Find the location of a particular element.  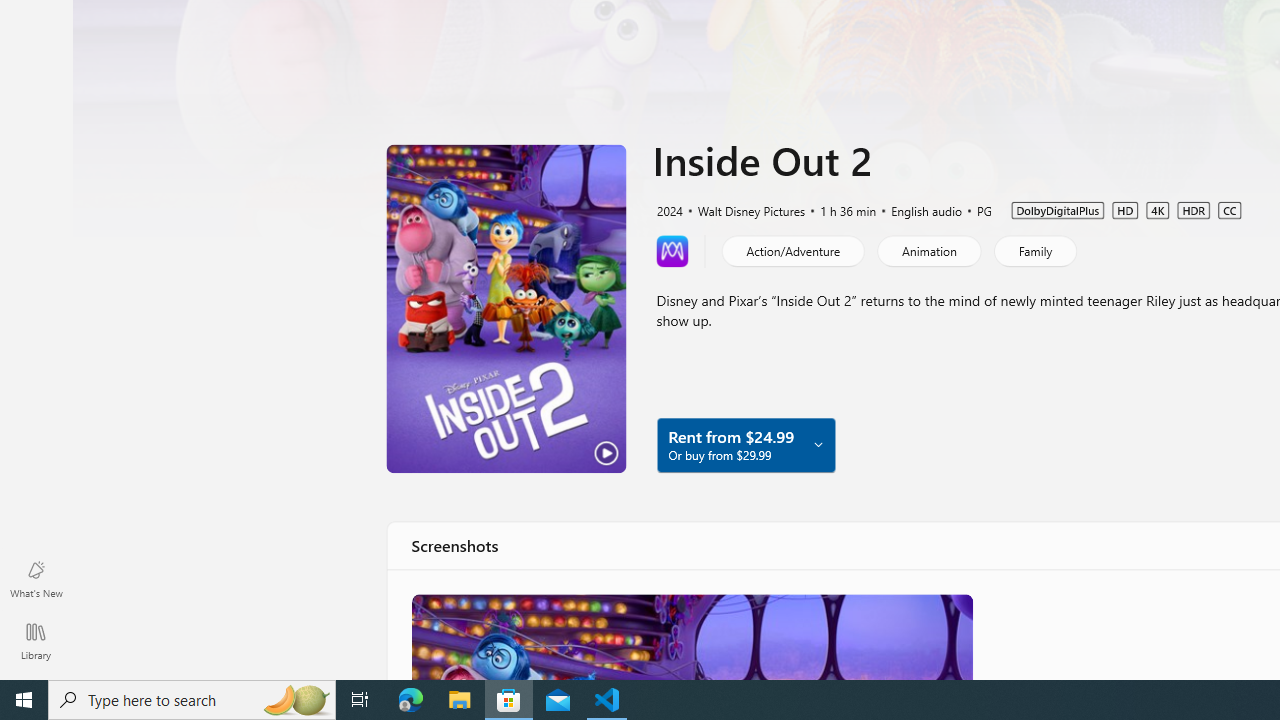

'PG' is located at coordinates (975, 209).